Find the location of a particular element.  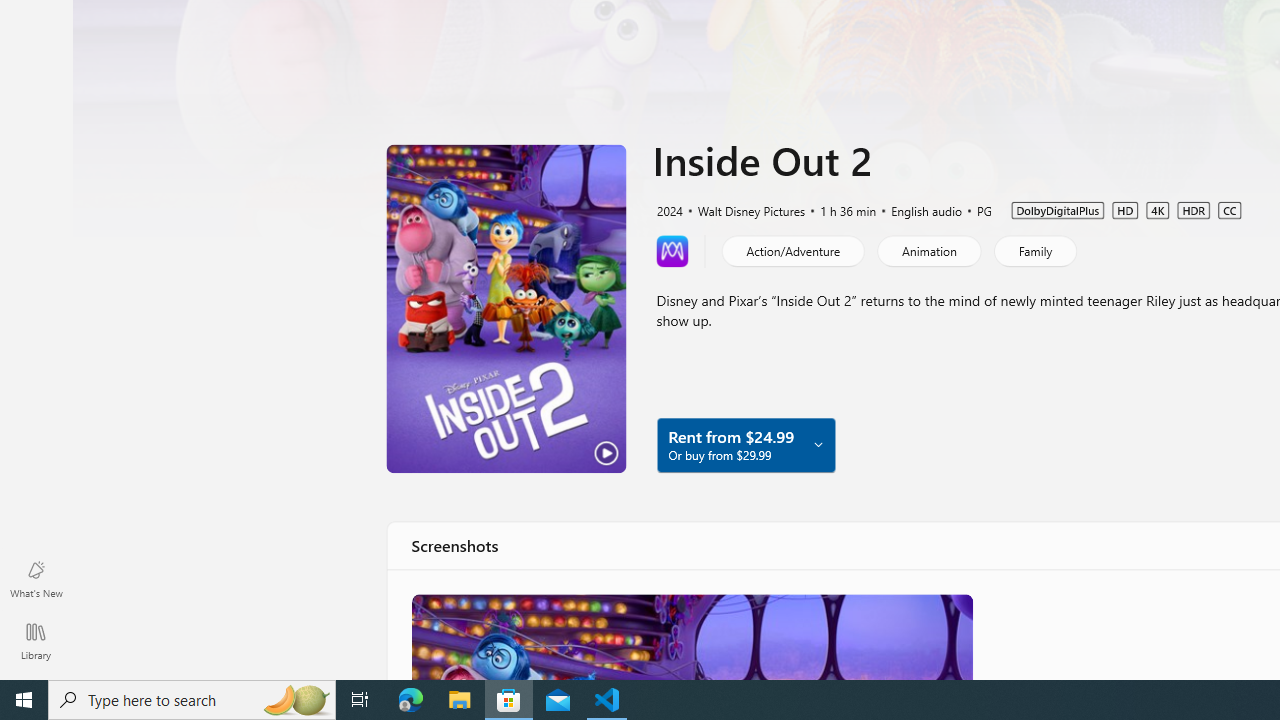

'PG' is located at coordinates (975, 209).